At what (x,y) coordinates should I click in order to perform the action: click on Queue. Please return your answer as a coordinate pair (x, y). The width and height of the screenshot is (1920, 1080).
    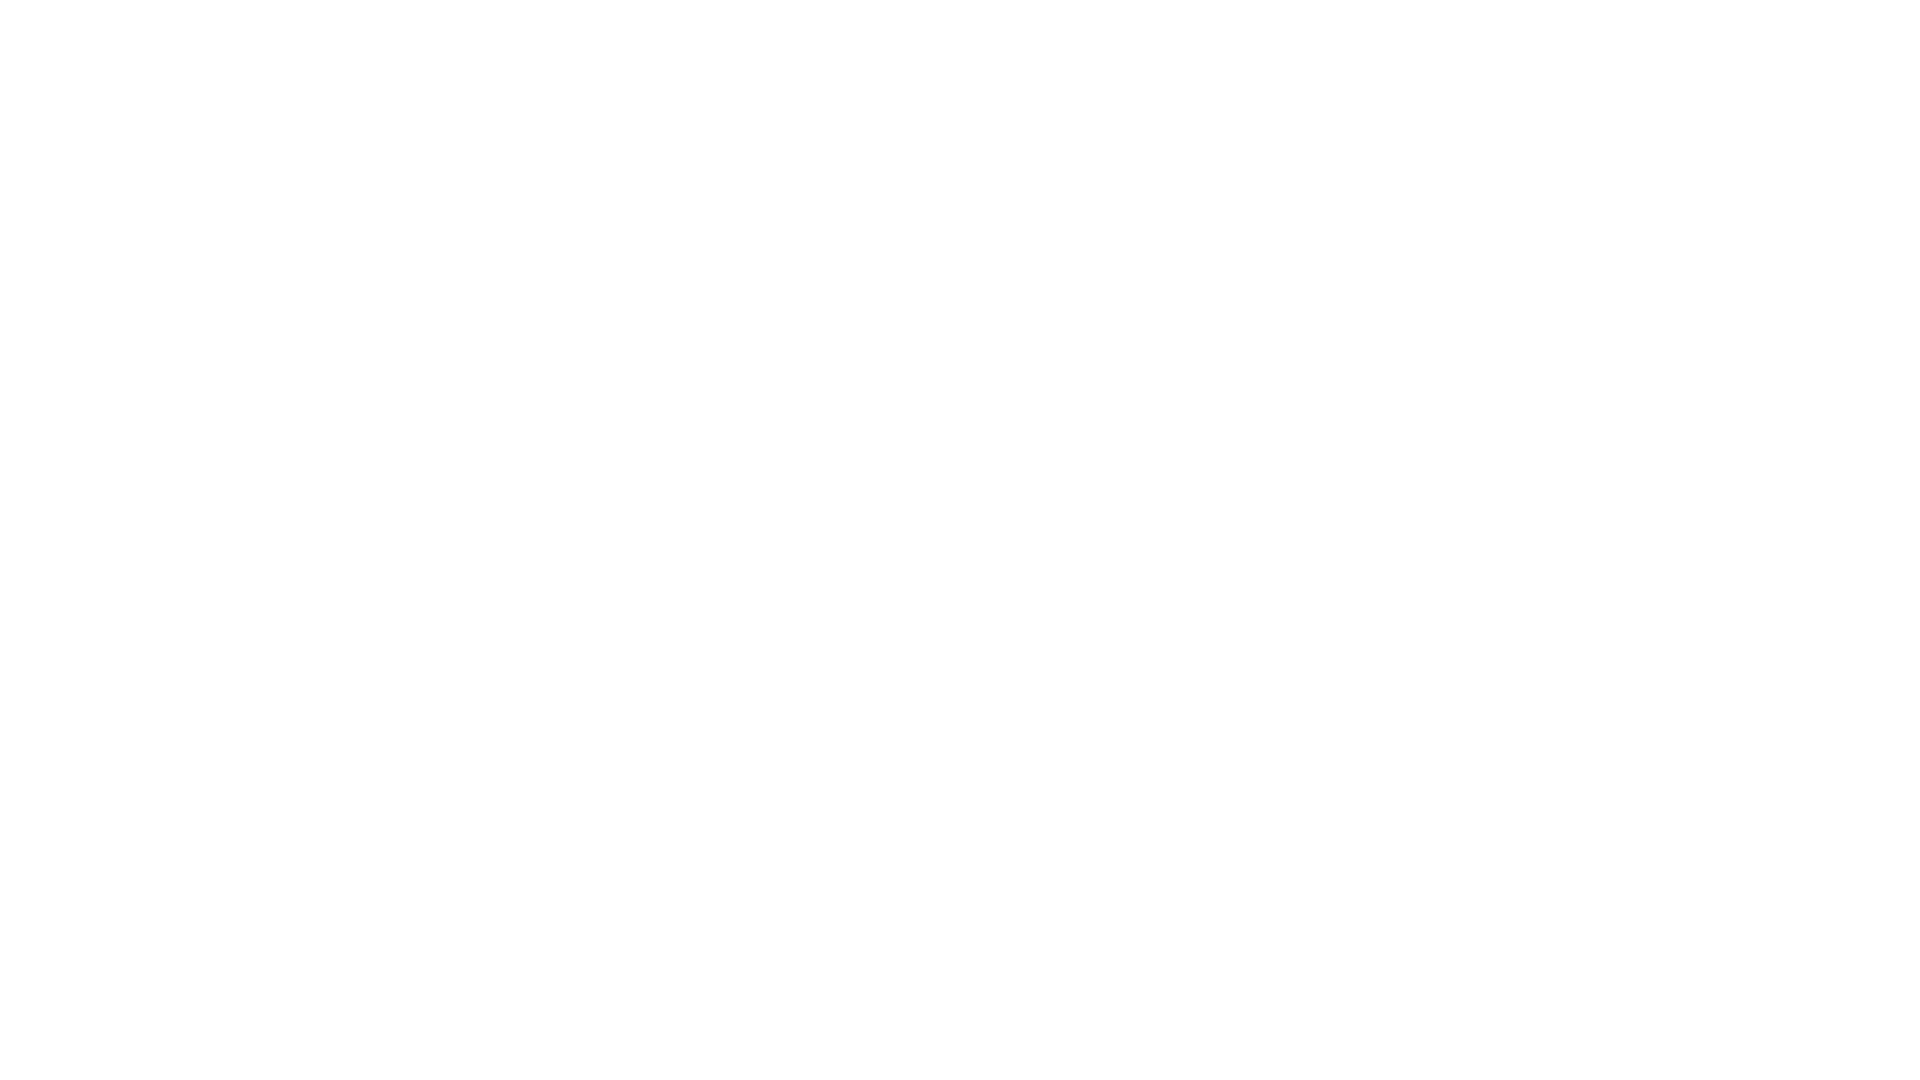
    Looking at the image, I should click on (1848, 1039).